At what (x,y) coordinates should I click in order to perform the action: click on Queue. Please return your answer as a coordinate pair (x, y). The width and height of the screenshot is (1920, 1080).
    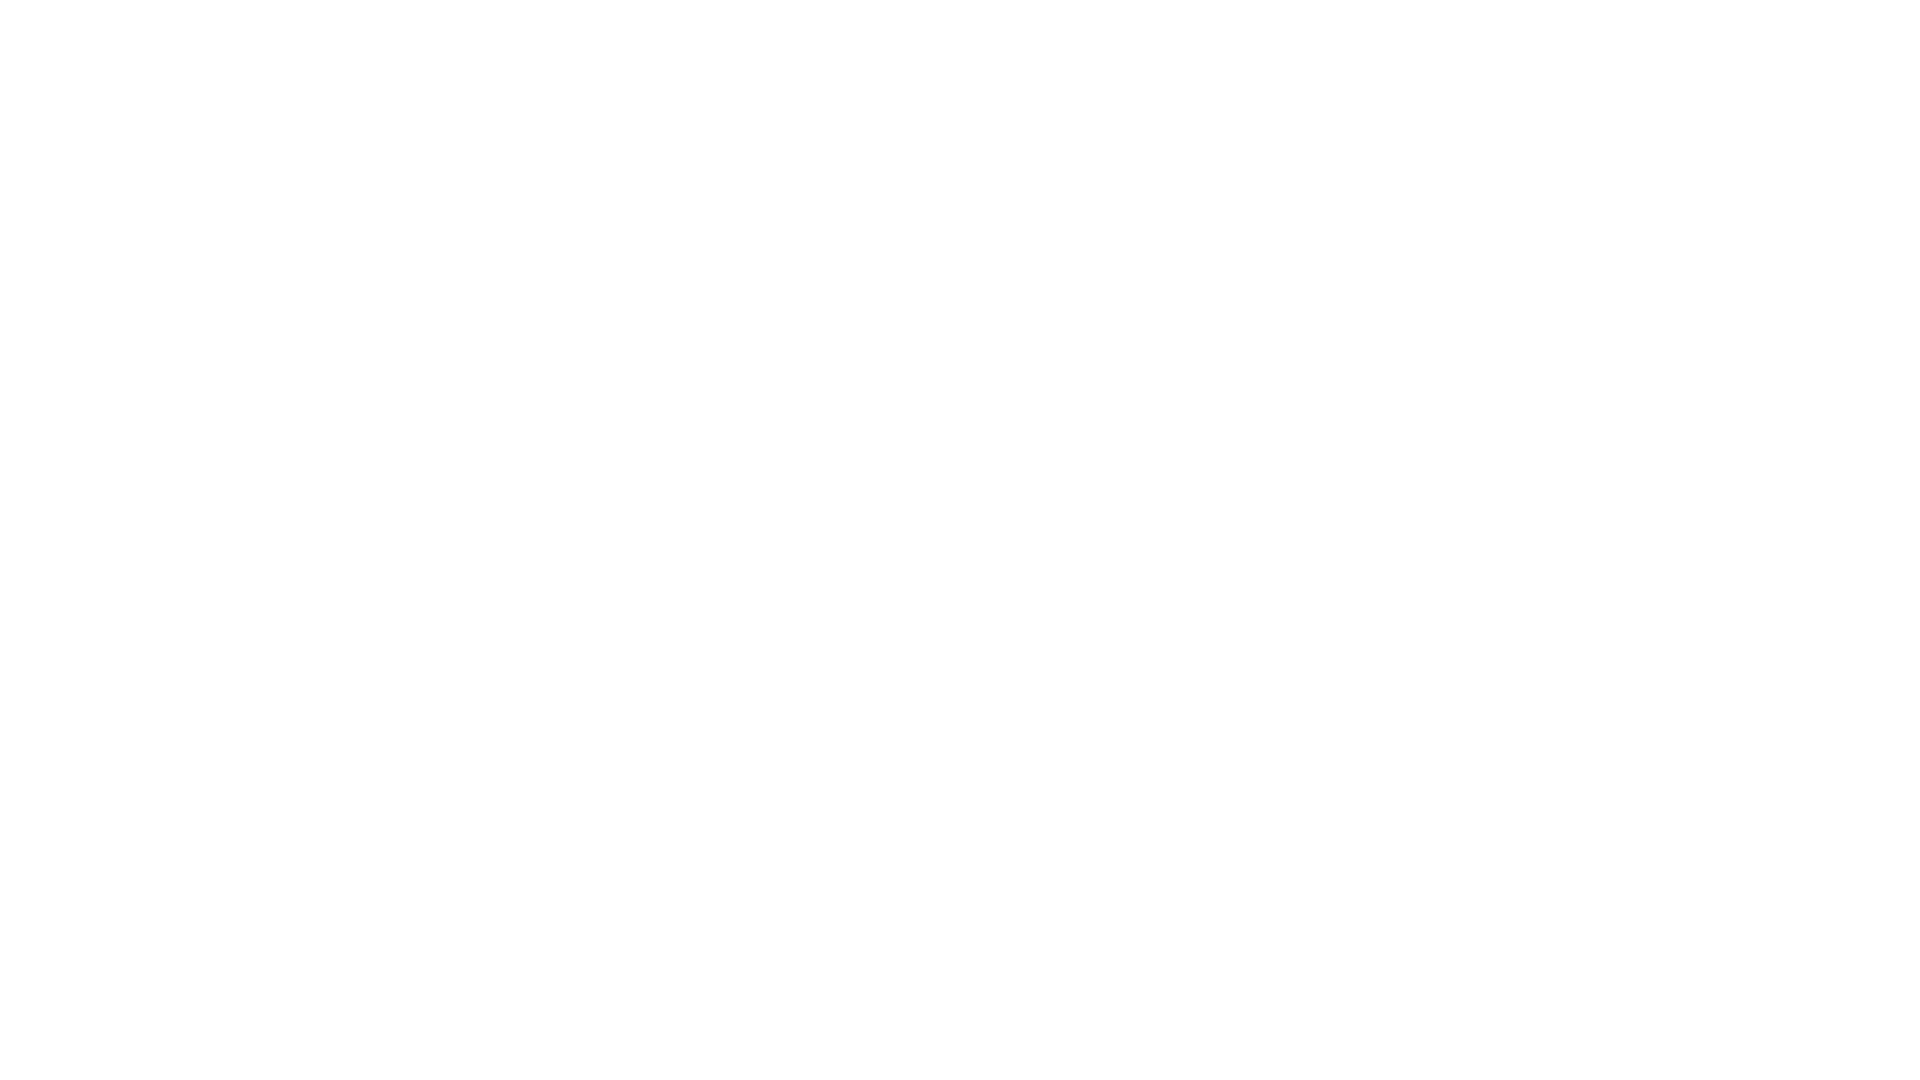
    Looking at the image, I should click on (1848, 1039).